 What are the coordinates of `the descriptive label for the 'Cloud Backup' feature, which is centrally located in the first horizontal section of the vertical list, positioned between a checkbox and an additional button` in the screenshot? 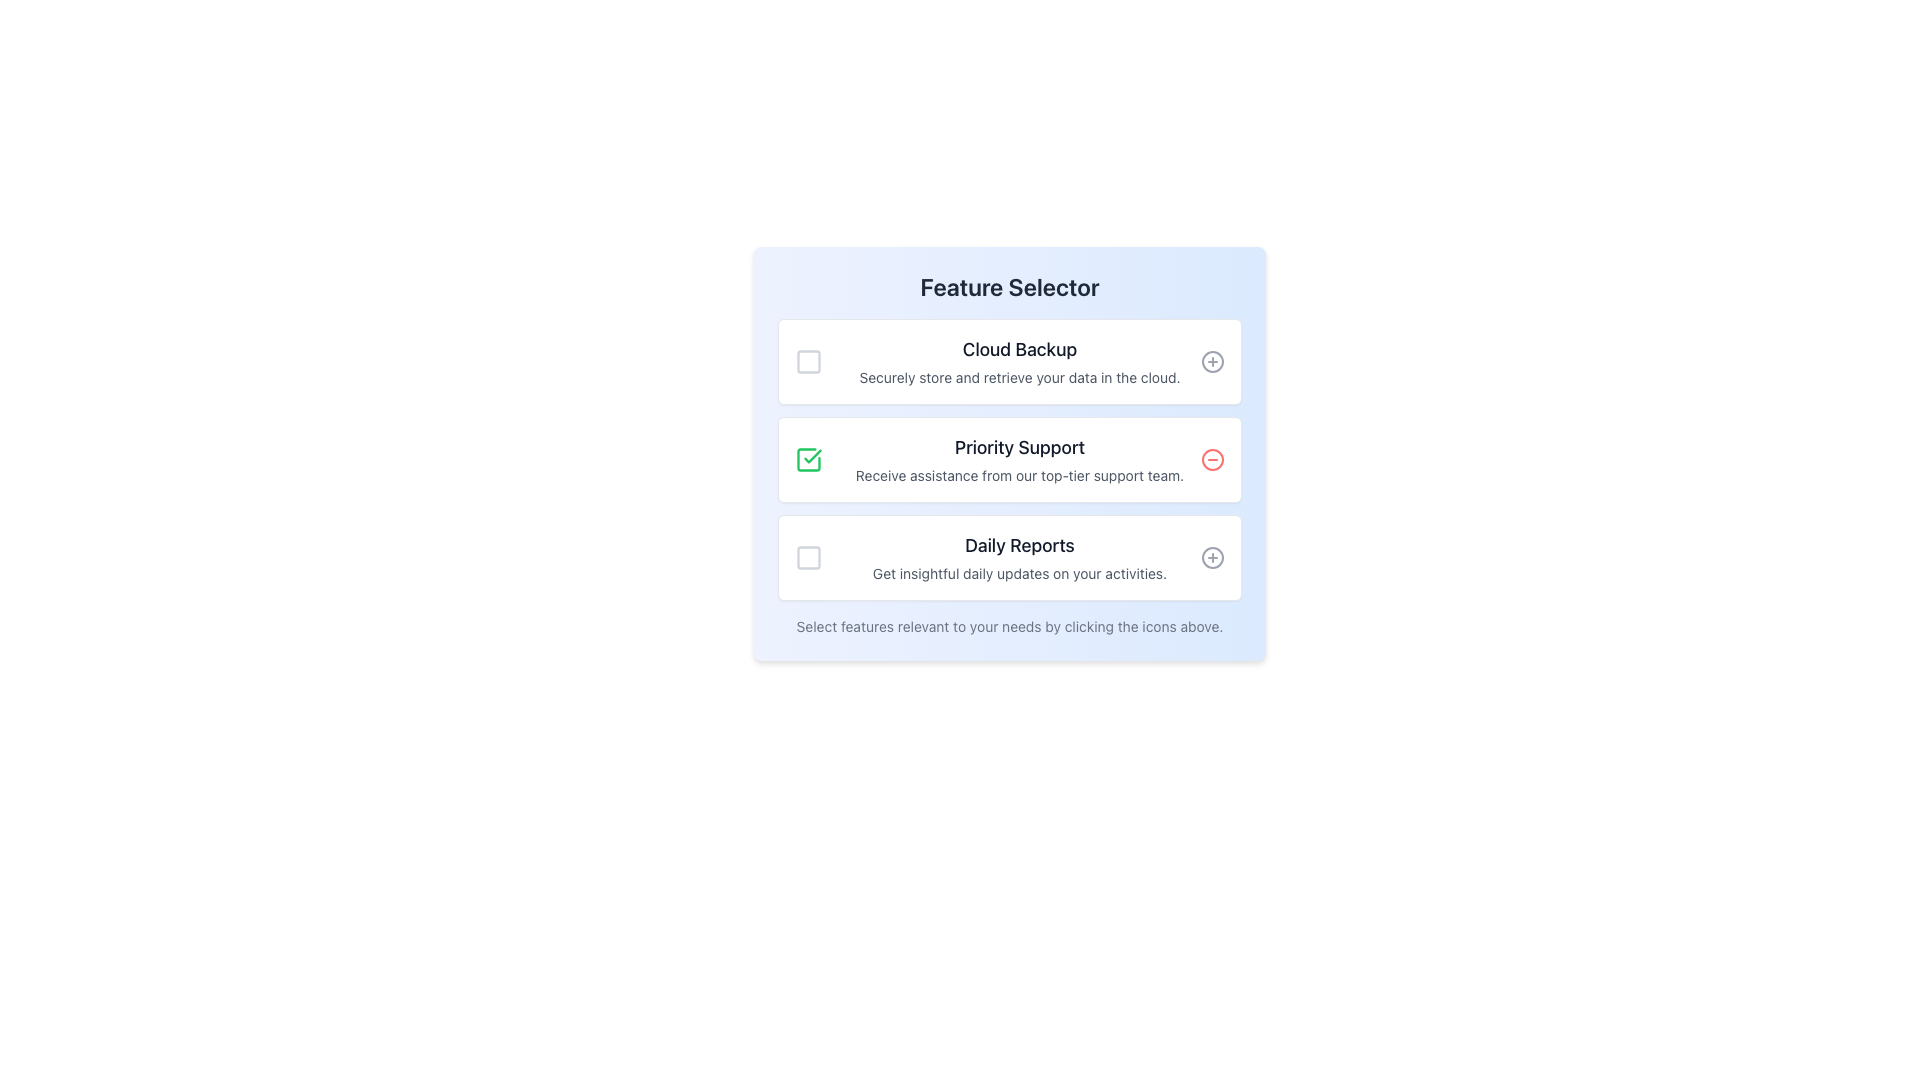 It's located at (1019, 362).